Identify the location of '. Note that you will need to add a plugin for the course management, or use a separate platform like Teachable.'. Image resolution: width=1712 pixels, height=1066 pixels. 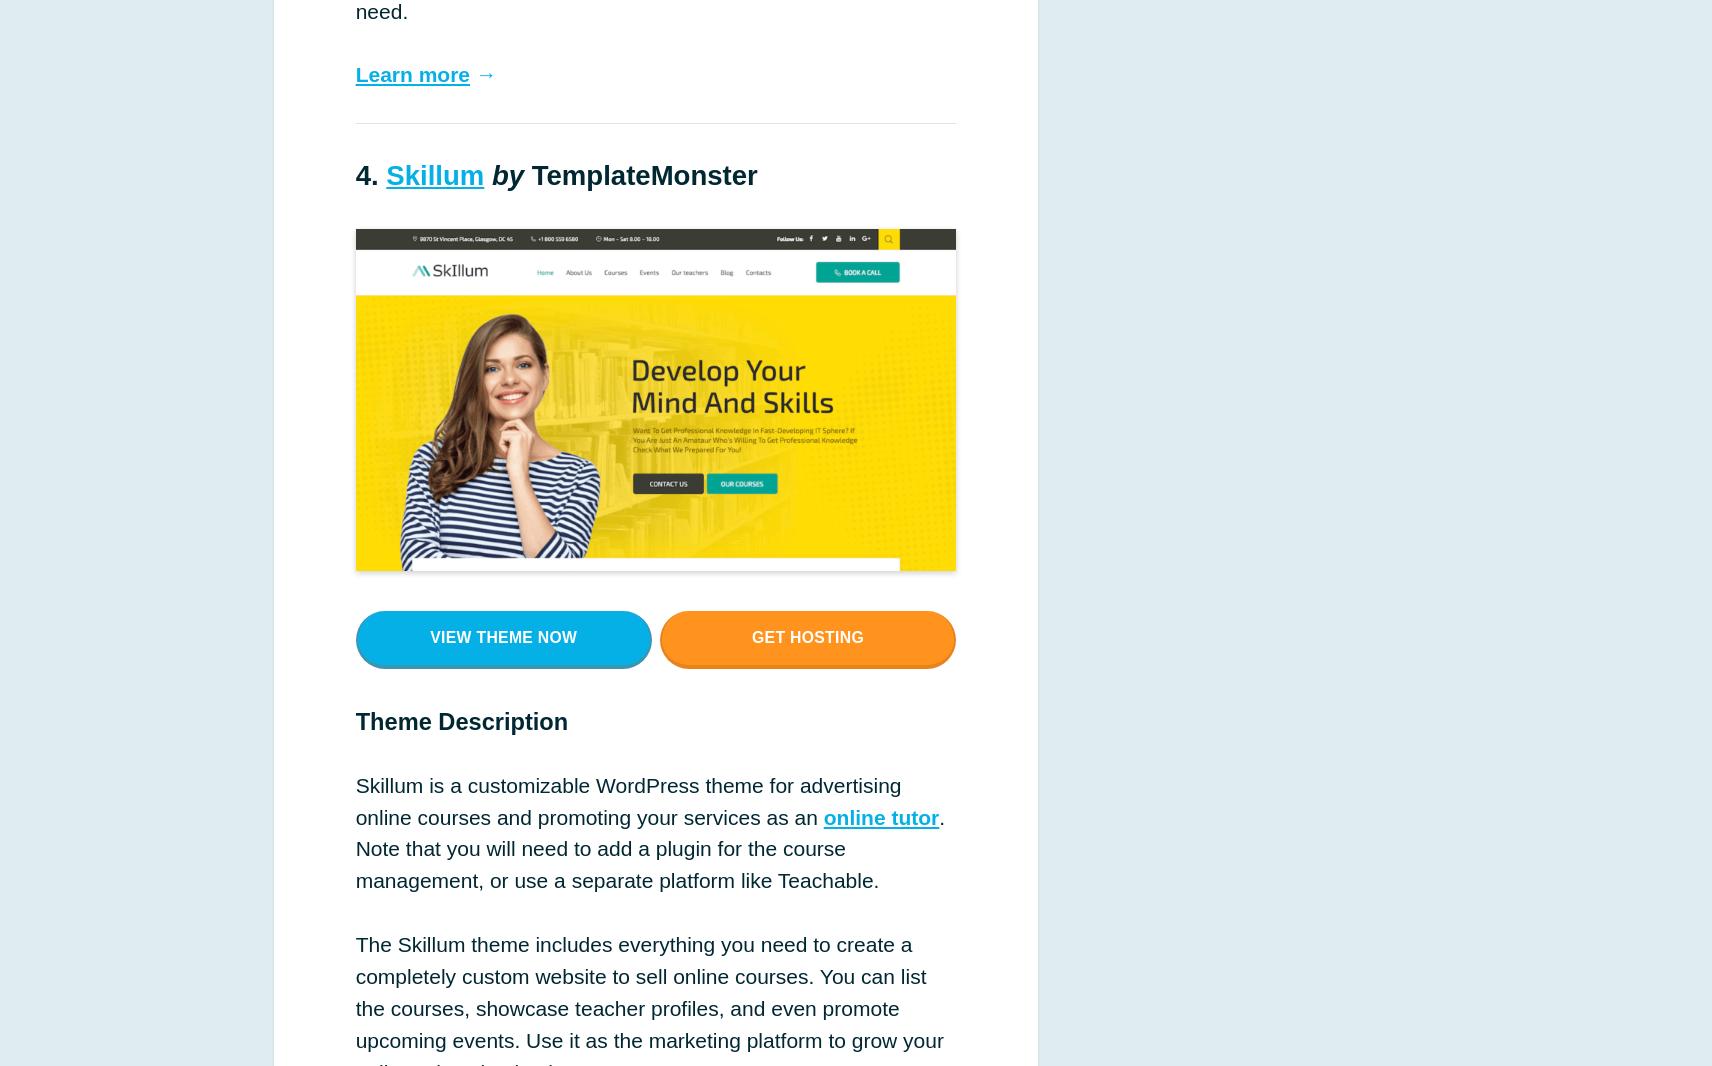
(355, 848).